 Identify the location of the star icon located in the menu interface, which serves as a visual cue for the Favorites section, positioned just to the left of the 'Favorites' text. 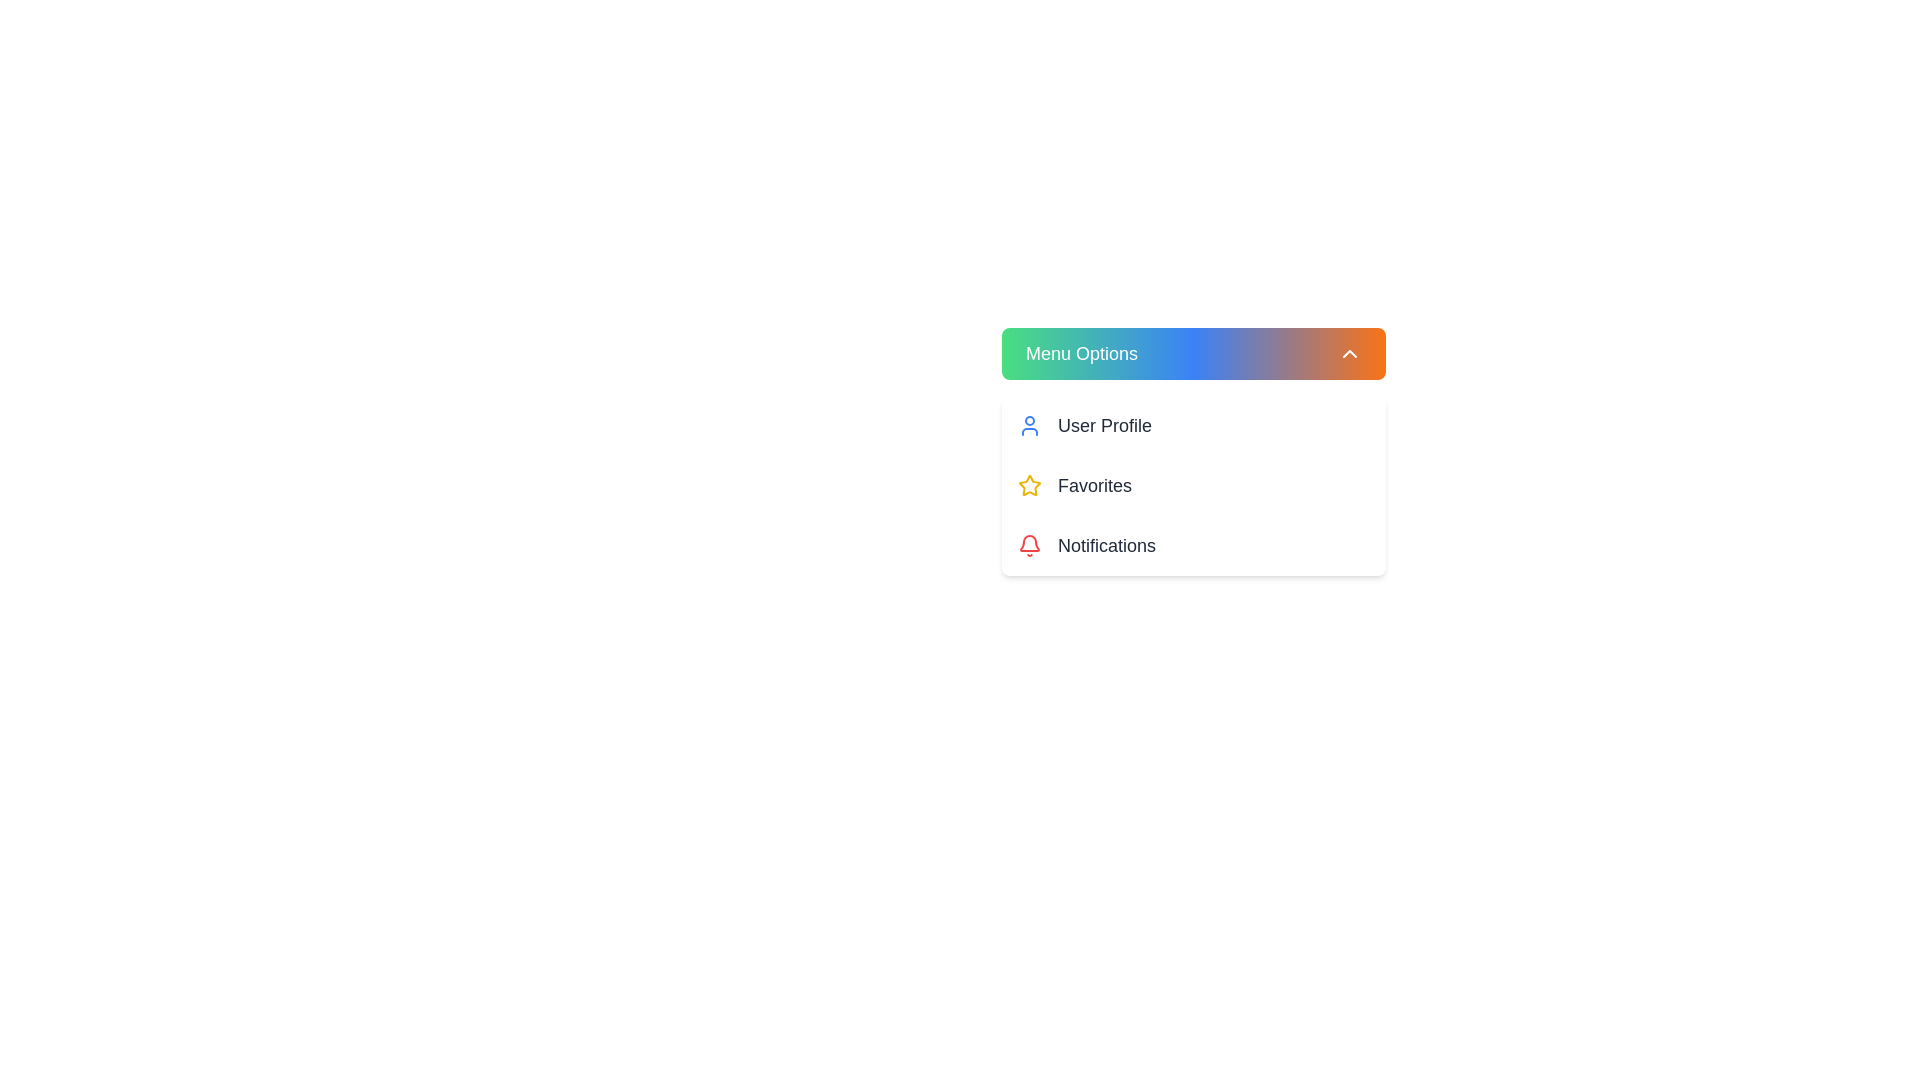
(1030, 485).